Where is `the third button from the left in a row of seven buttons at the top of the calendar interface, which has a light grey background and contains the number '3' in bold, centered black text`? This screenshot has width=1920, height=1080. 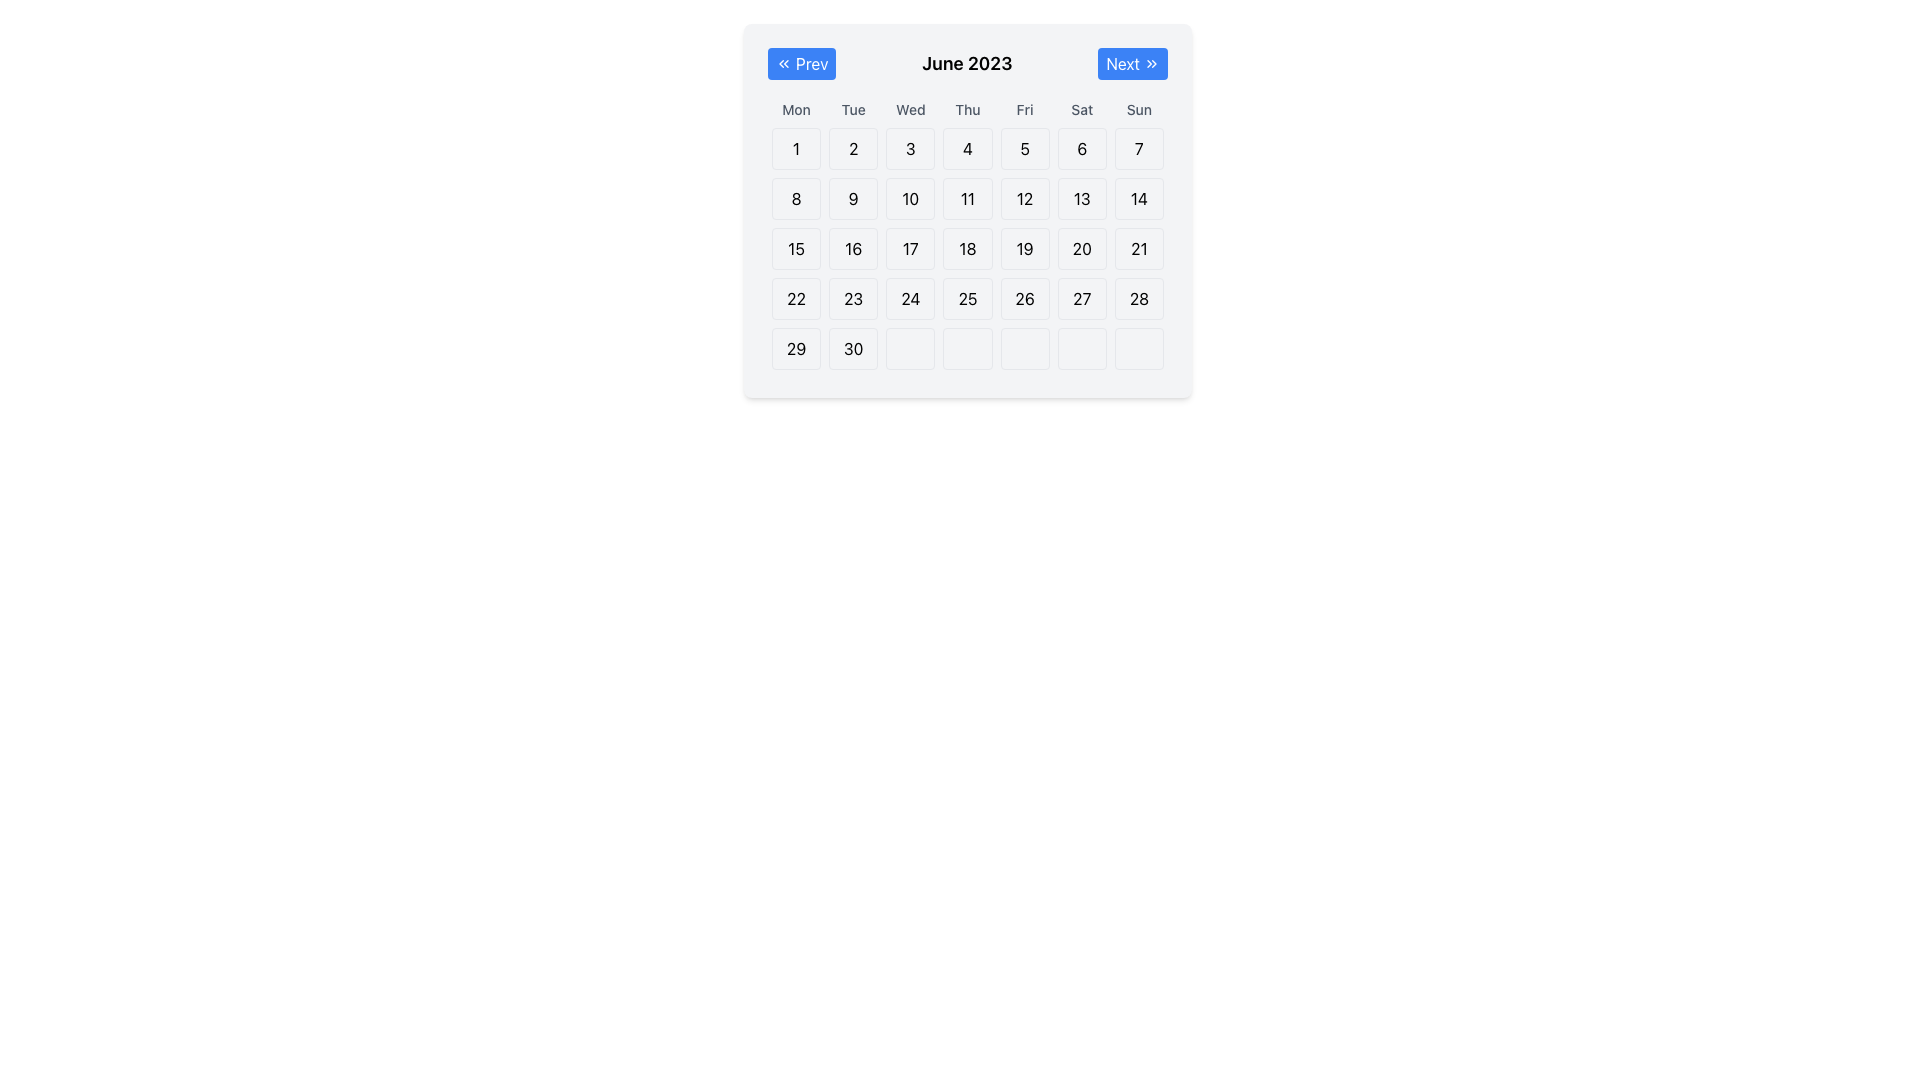 the third button from the left in a row of seven buttons at the top of the calendar interface, which has a light grey background and contains the number '3' in bold, centered black text is located at coordinates (909, 148).